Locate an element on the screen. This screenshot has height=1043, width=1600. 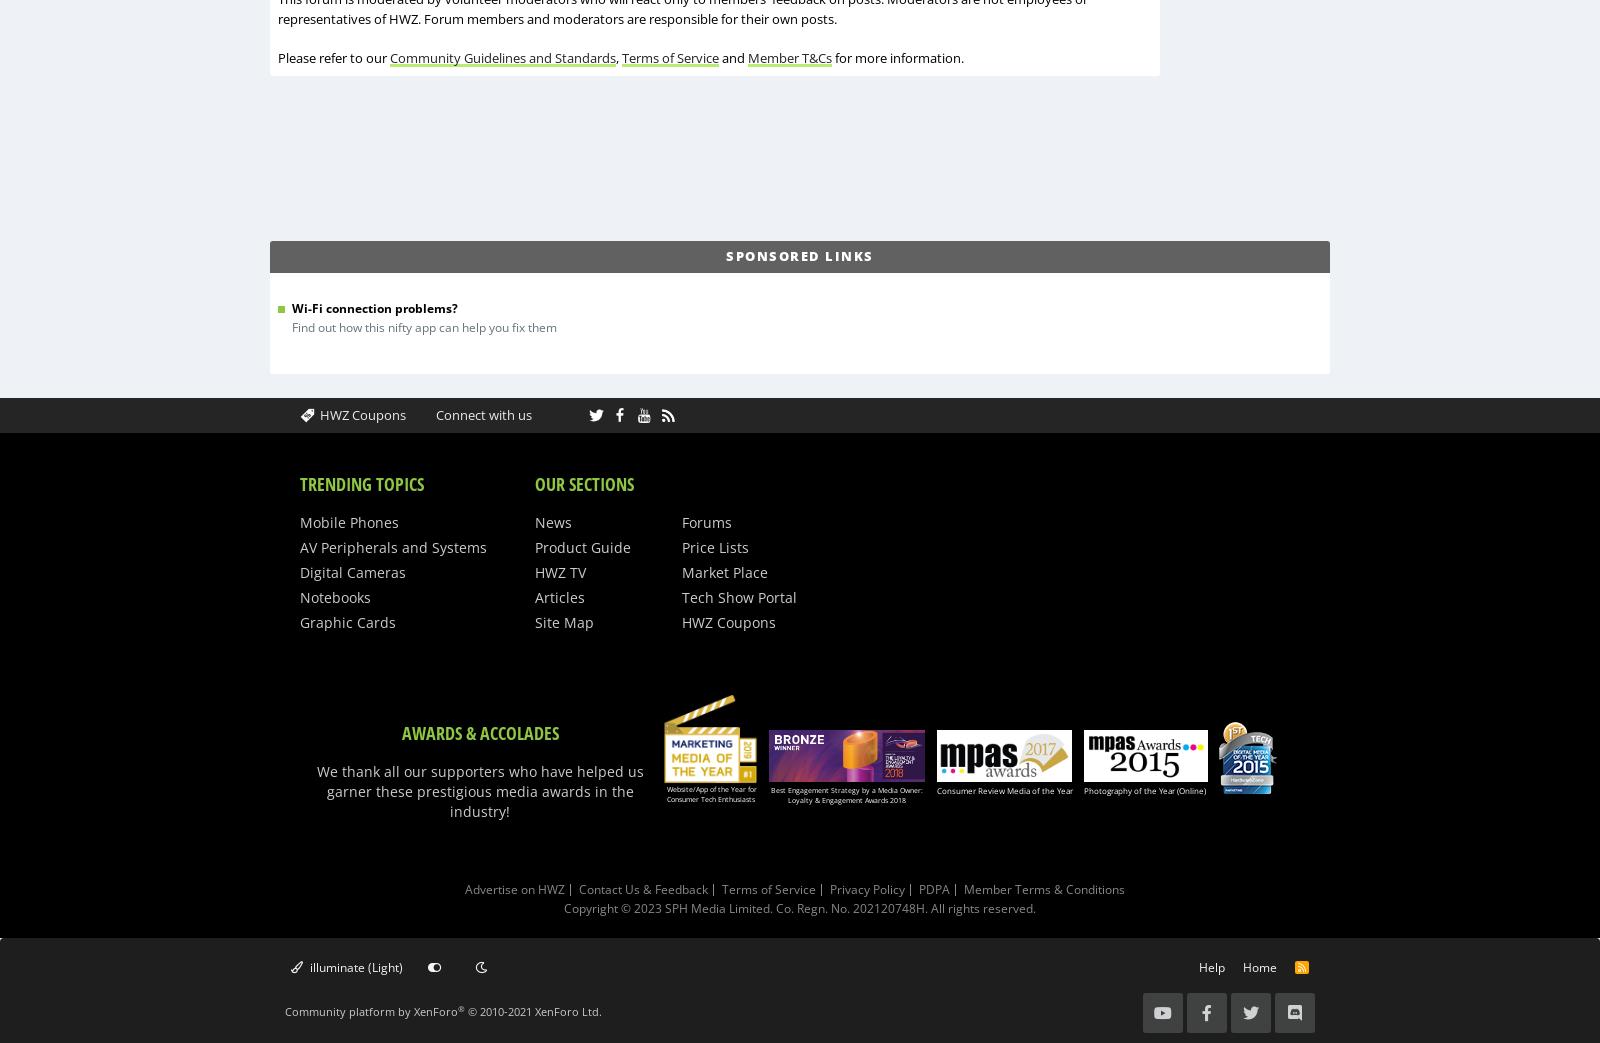
'Connect with us' is located at coordinates (435, 413).